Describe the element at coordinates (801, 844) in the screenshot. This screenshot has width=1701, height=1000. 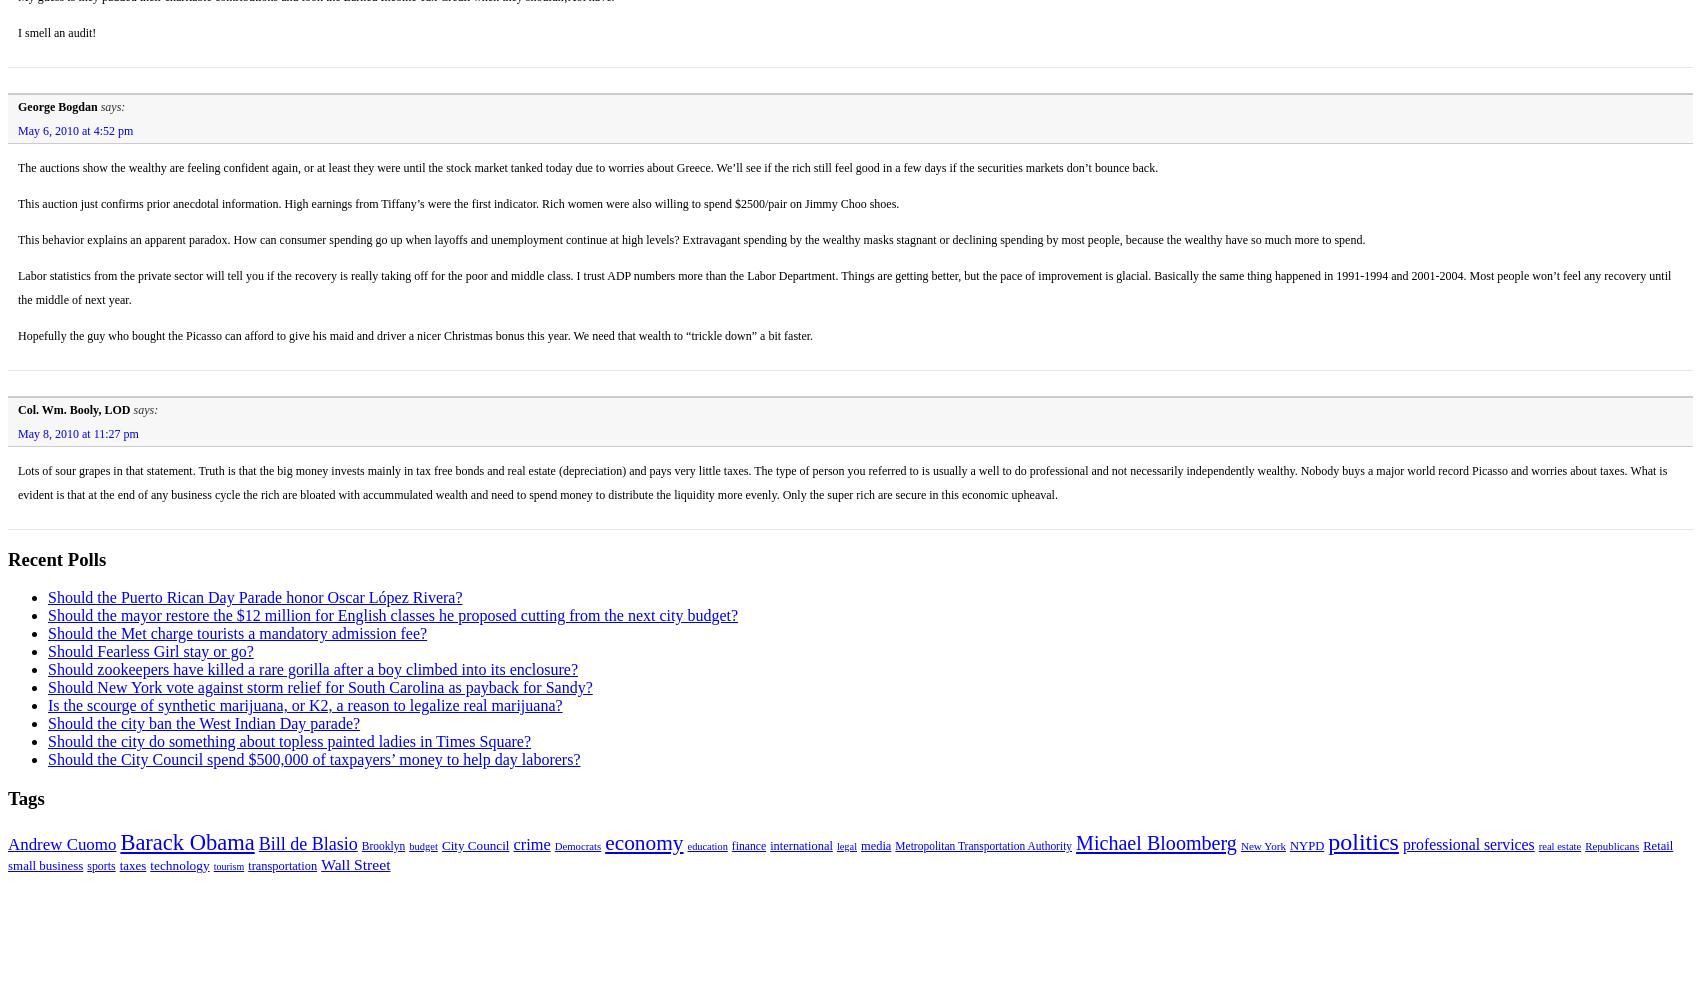
I see `'international'` at that location.